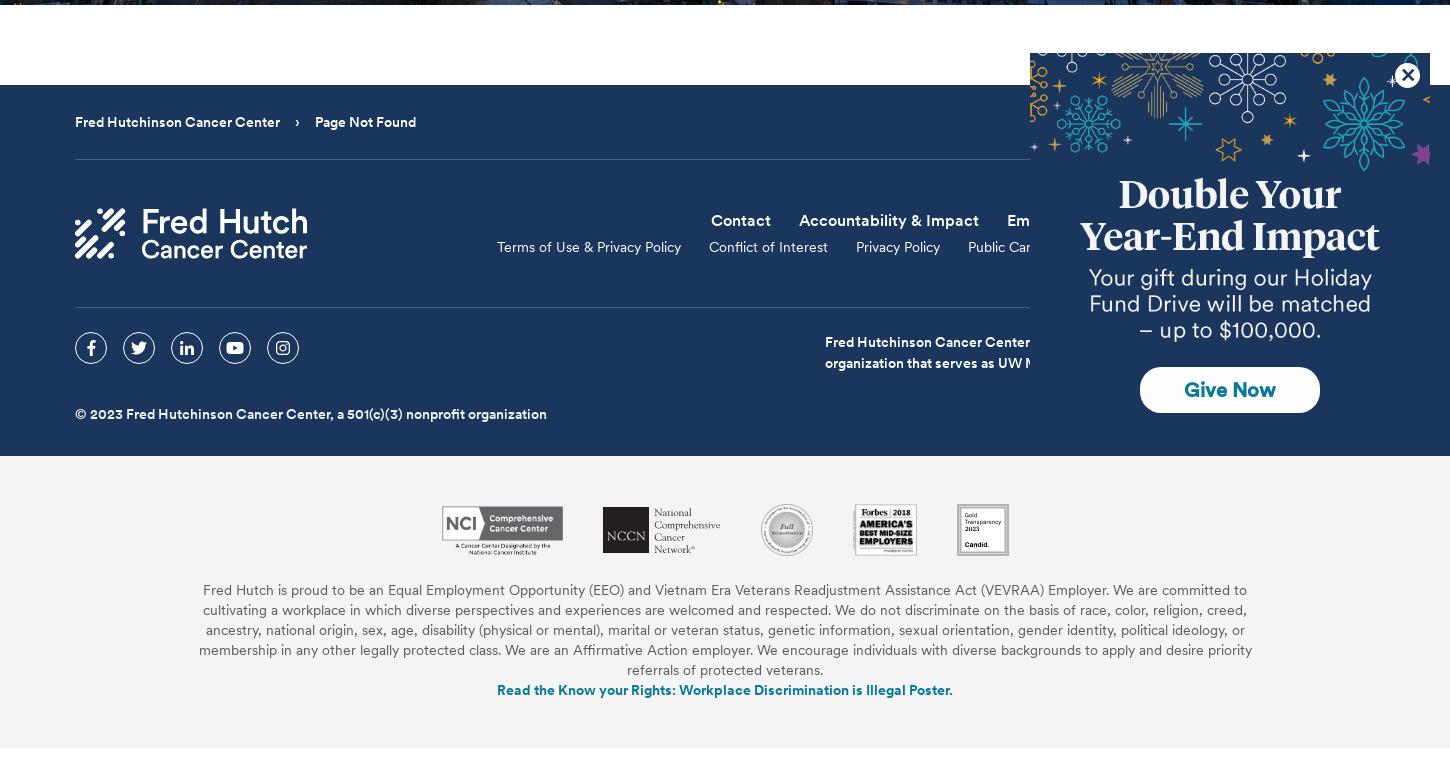 This screenshot has height=771, width=1450. What do you see at coordinates (1064, 219) in the screenshot?
I see `'Employee Links'` at bounding box center [1064, 219].